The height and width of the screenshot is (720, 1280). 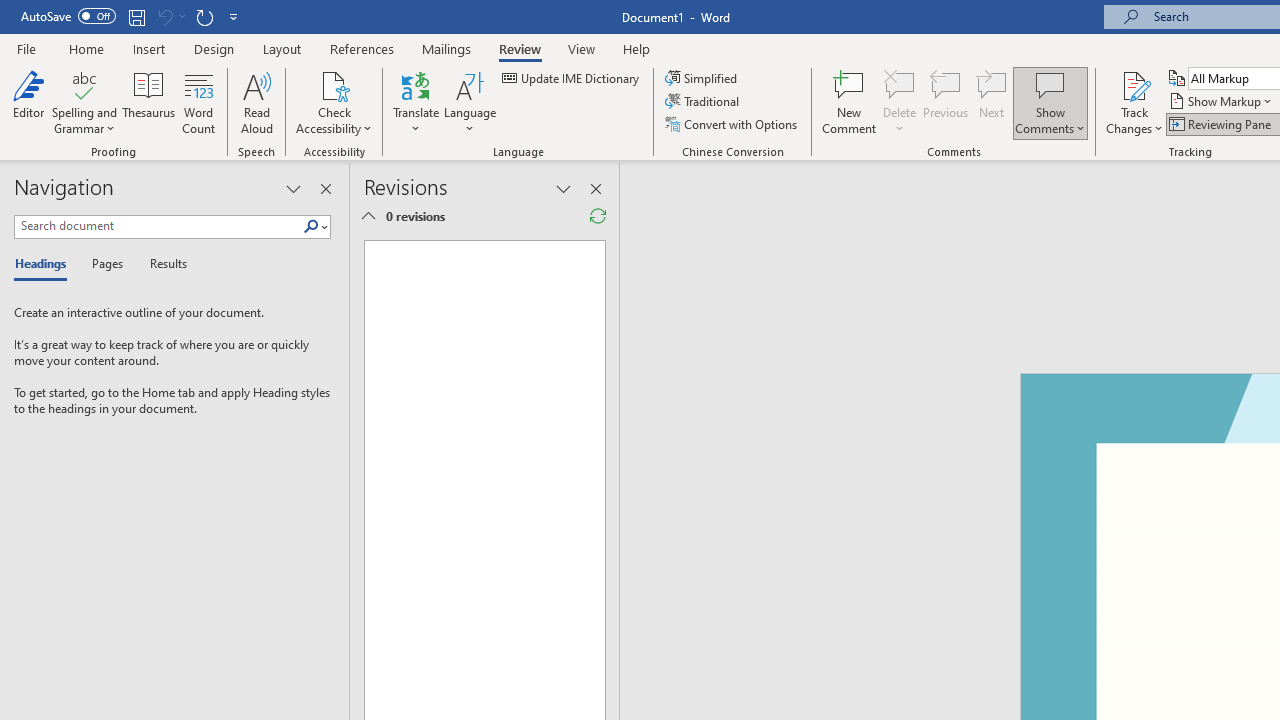 I want to click on 'Delete', so click(x=899, y=103).